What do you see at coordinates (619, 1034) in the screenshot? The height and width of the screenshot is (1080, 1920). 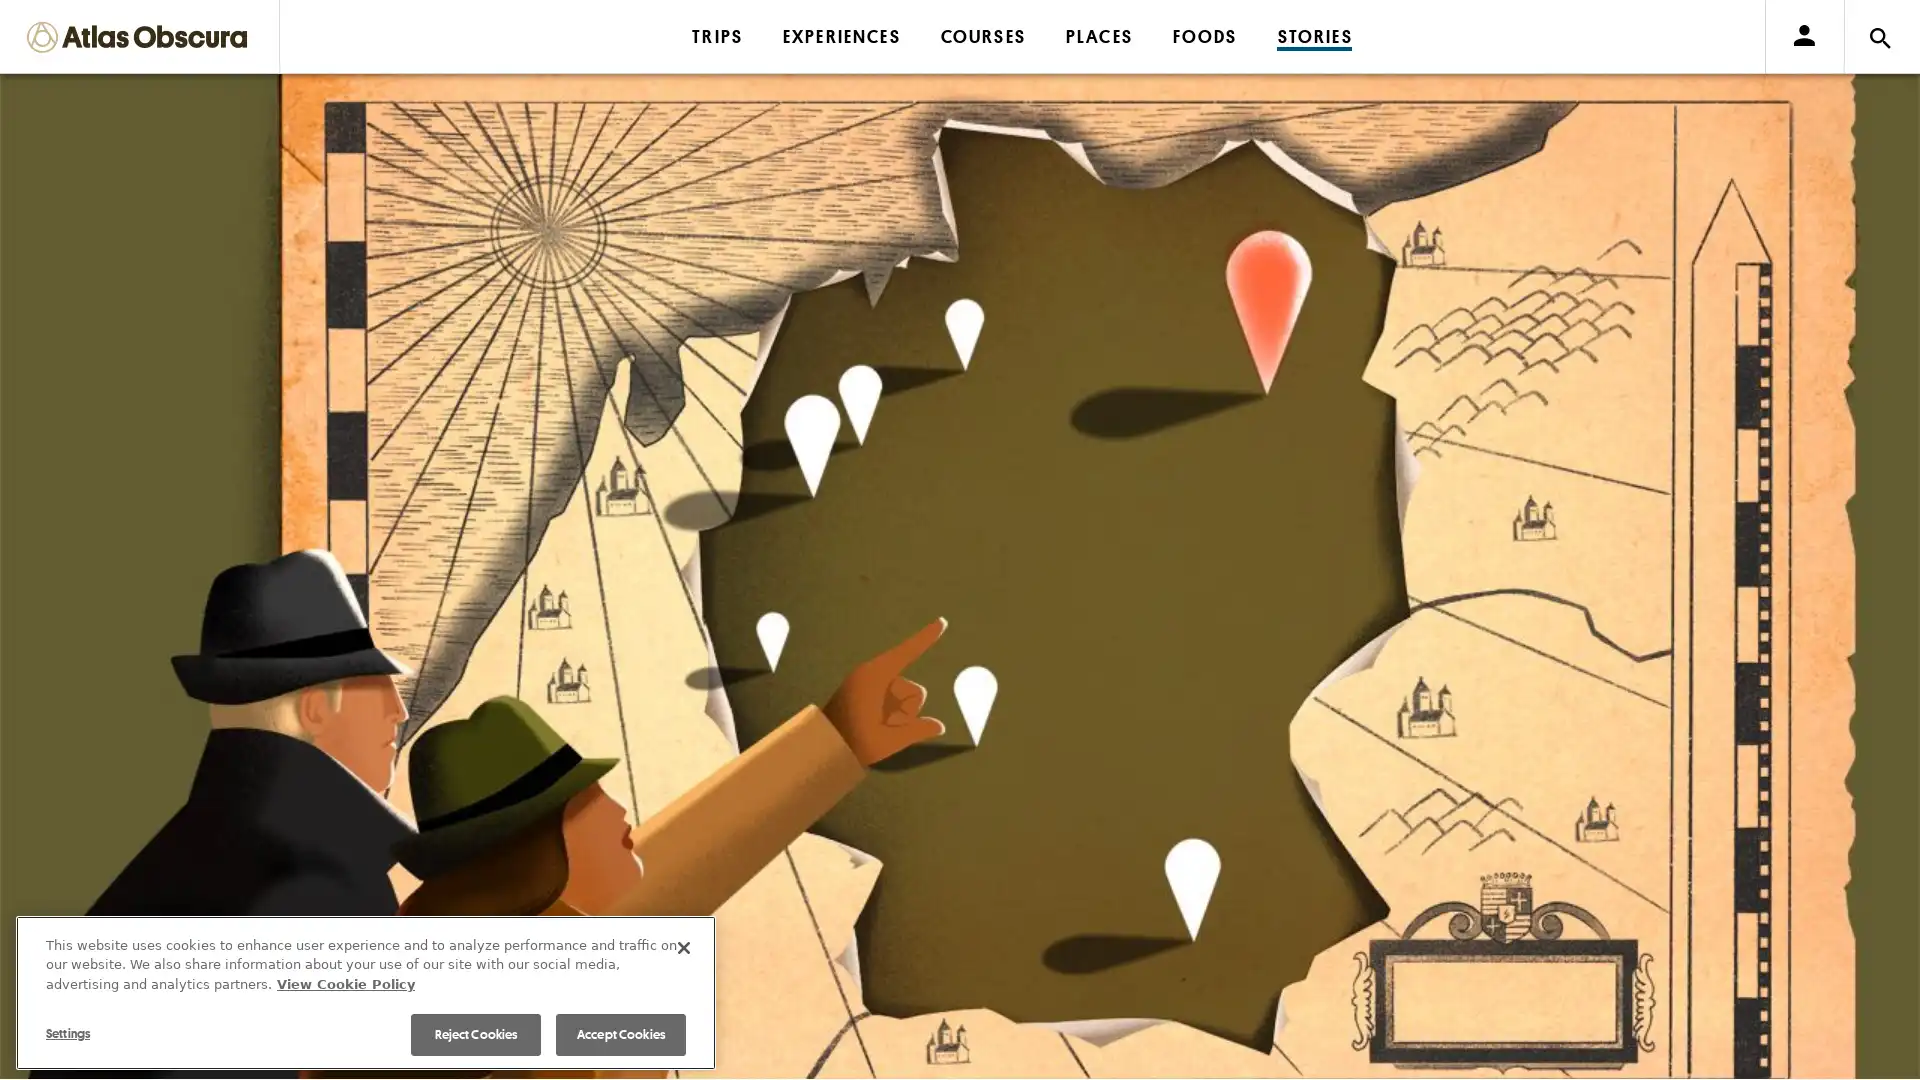 I see `Accept Cookies` at bounding box center [619, 1034].